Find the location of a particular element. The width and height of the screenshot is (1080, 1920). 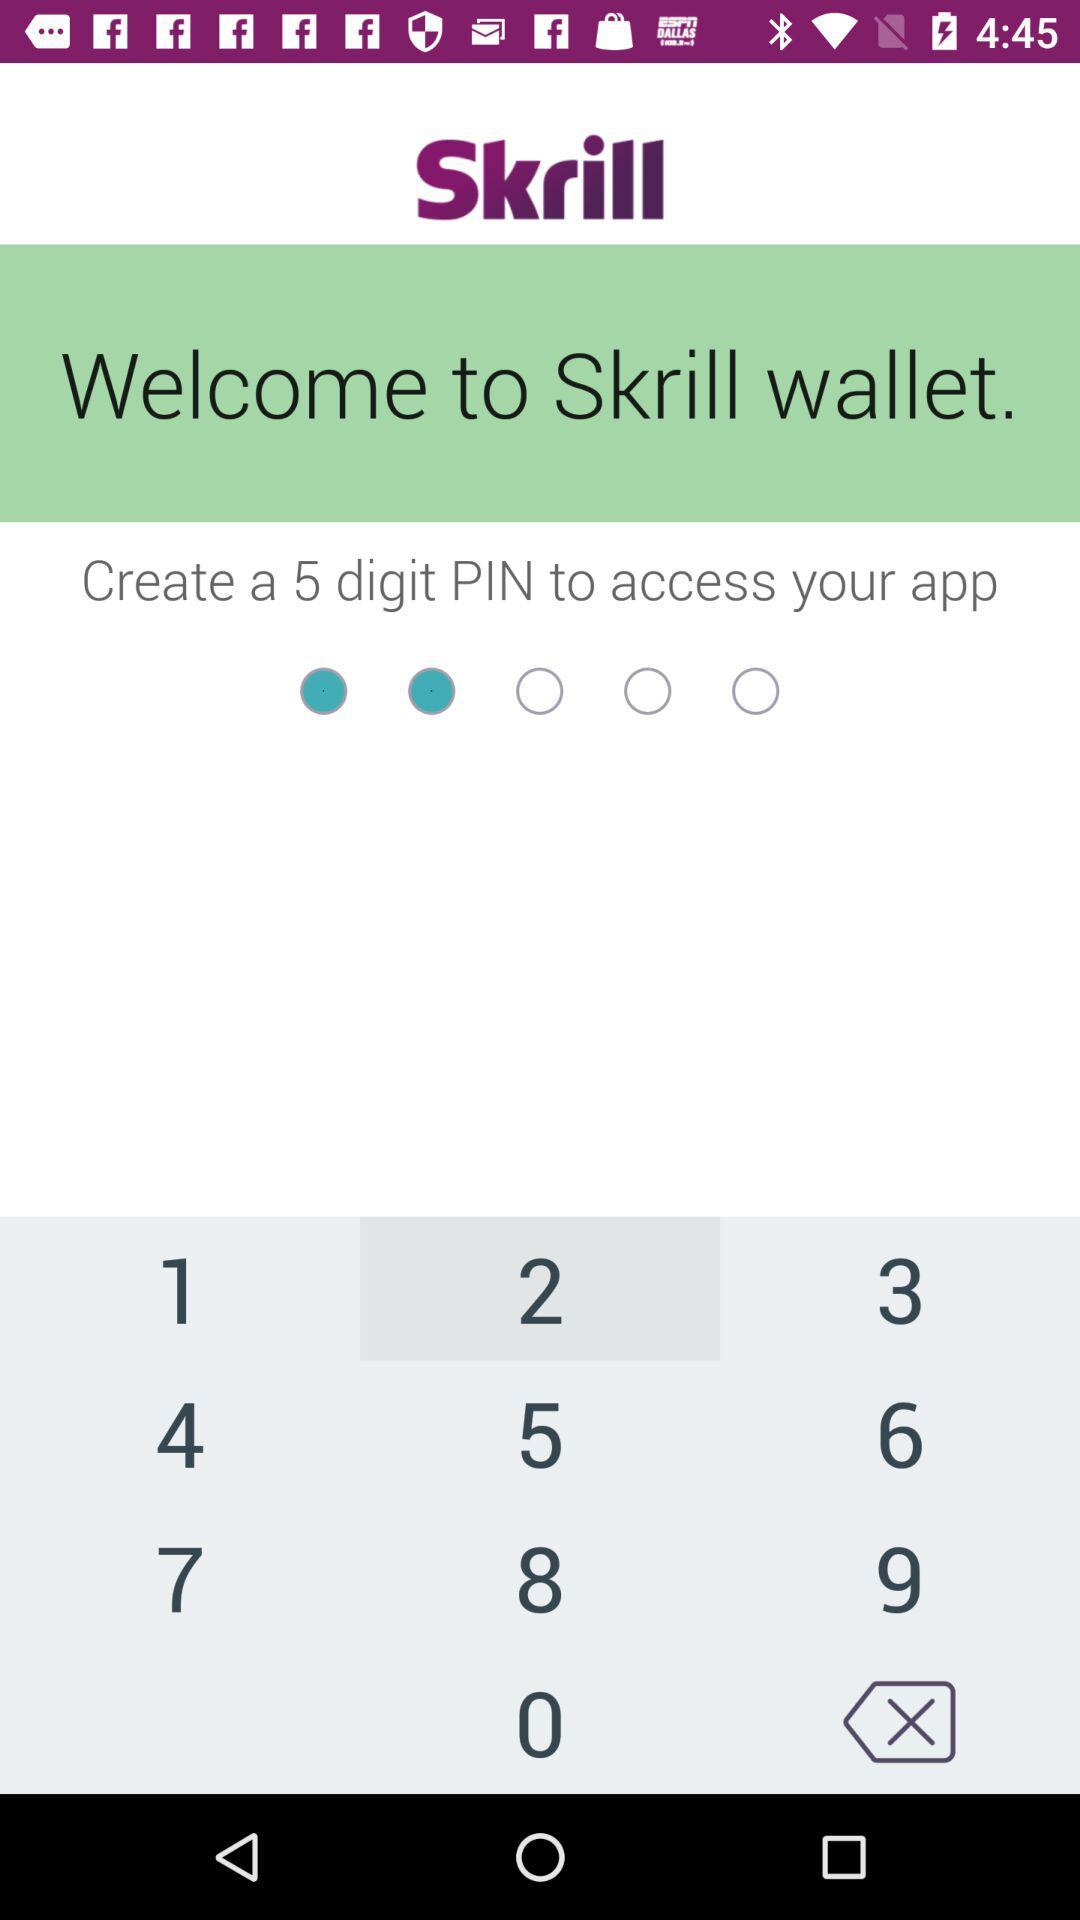

9 is located at coordinates (898, 1575).